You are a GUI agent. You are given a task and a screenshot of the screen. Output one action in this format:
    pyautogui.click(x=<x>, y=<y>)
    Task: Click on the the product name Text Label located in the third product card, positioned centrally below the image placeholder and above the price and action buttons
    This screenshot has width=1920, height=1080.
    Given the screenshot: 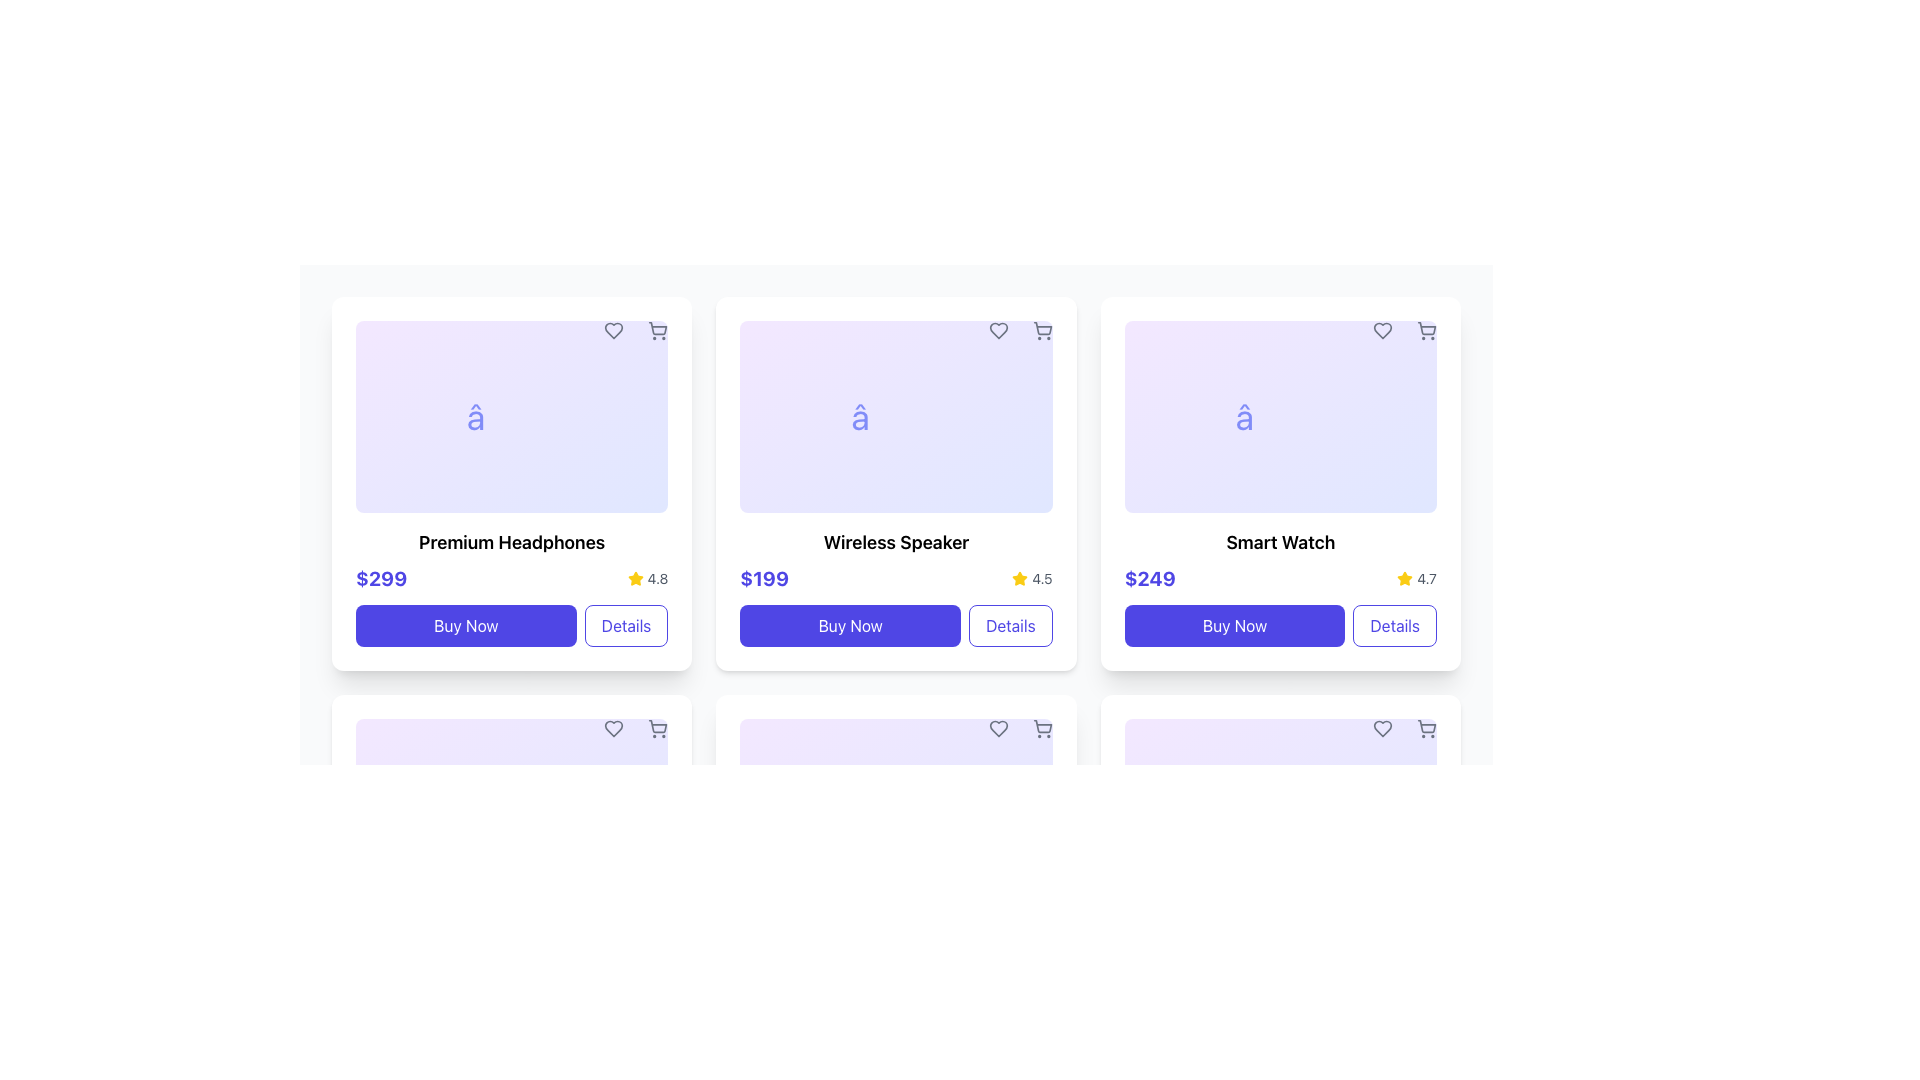 What is the action you would take?
    pyautogui.click(x=1280, y=543)
    